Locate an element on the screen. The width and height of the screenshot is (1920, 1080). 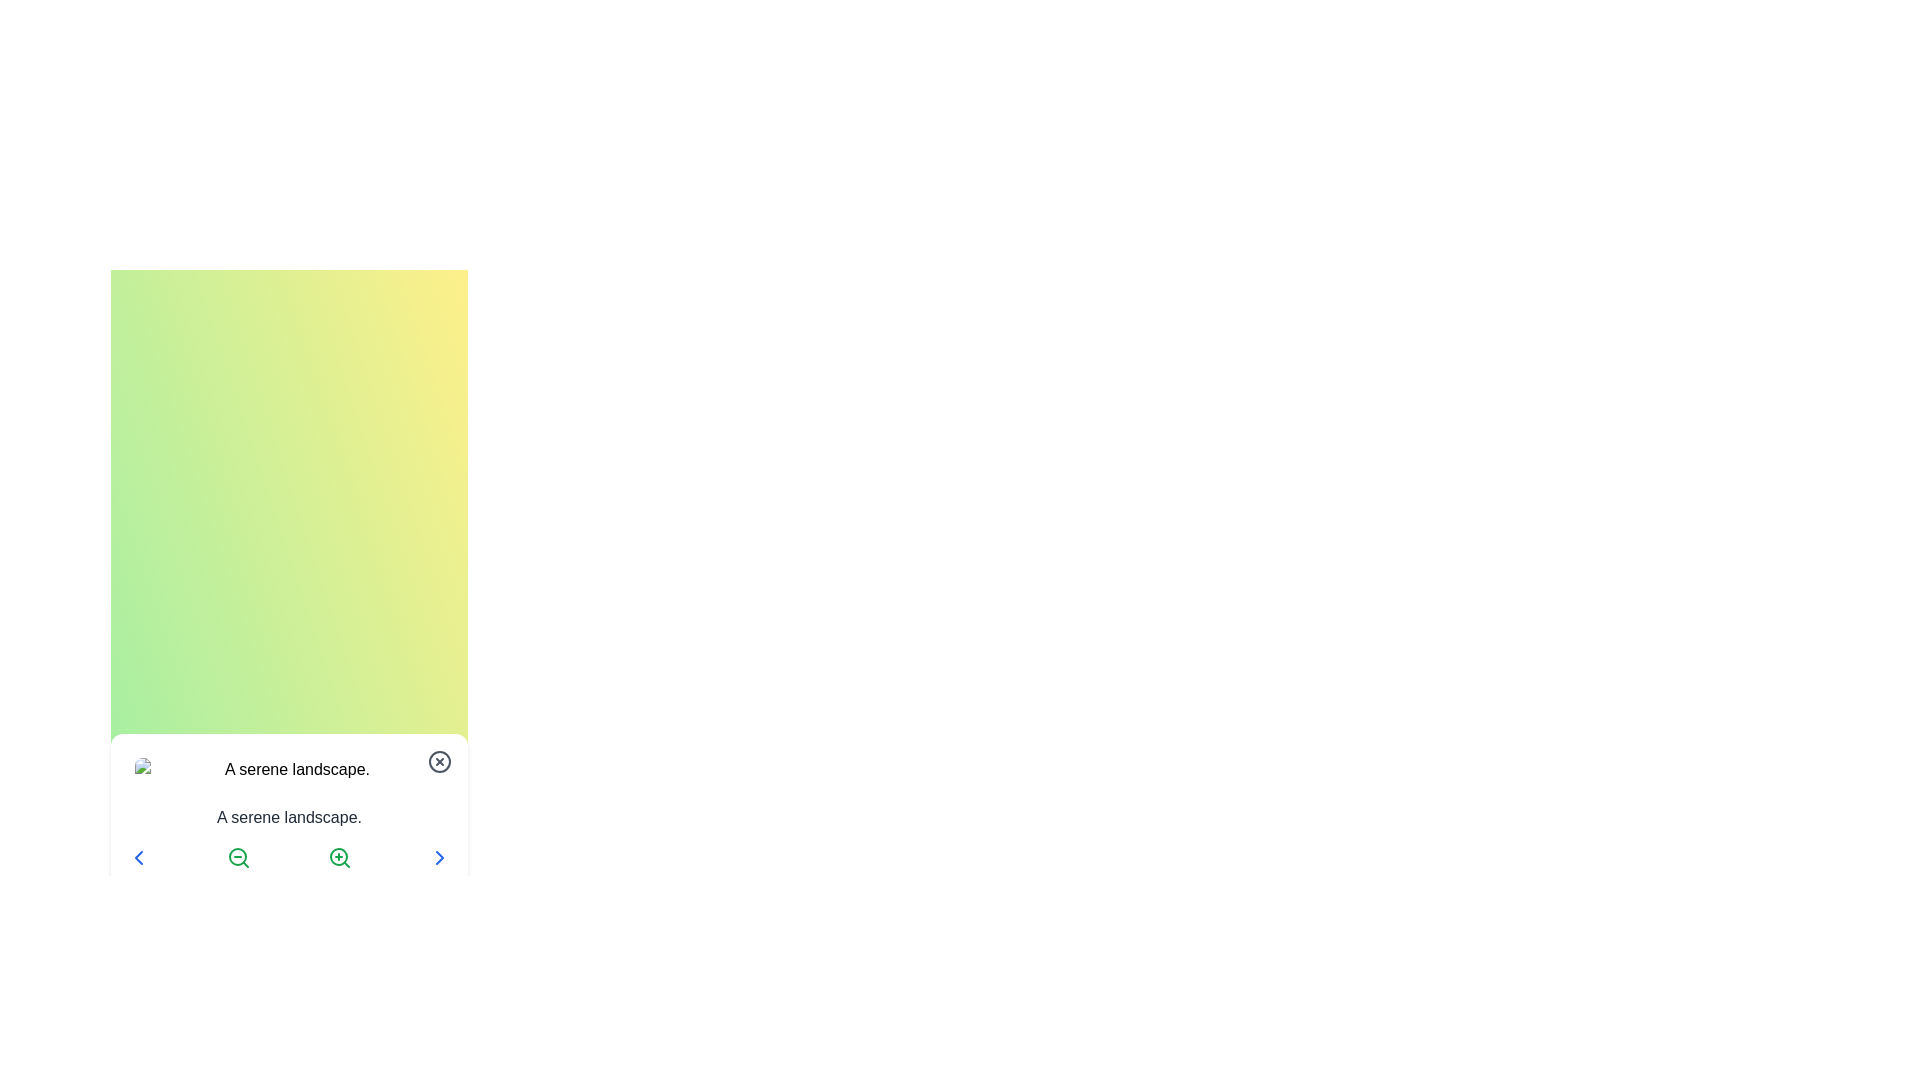
the interactive close button icon located in the top-right corner of the white card to change its appearance is located at coordinates (439, 762).